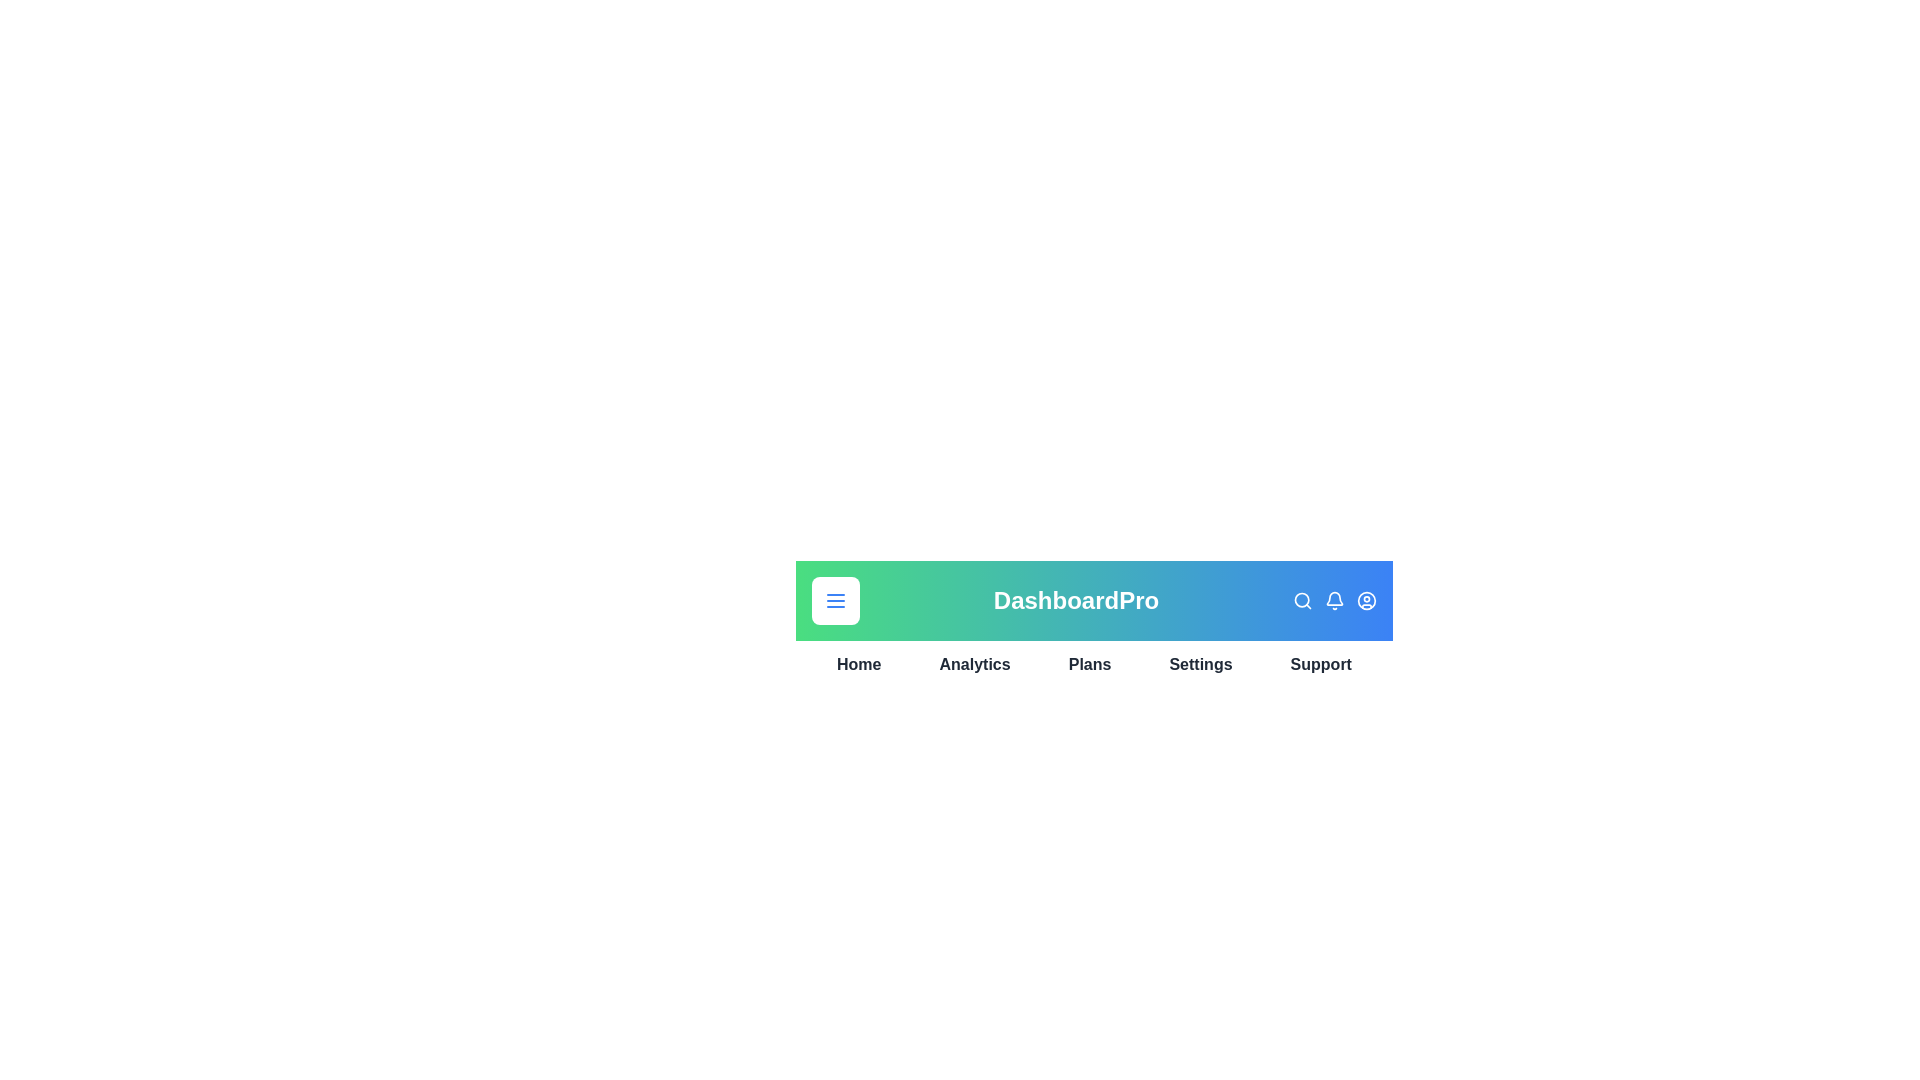 This screenshot has width=1920, height=1080. What do you see at coordinates (1302, 600) in the screenshot?
I see `the search icon` at bounding box center [1302, 600].